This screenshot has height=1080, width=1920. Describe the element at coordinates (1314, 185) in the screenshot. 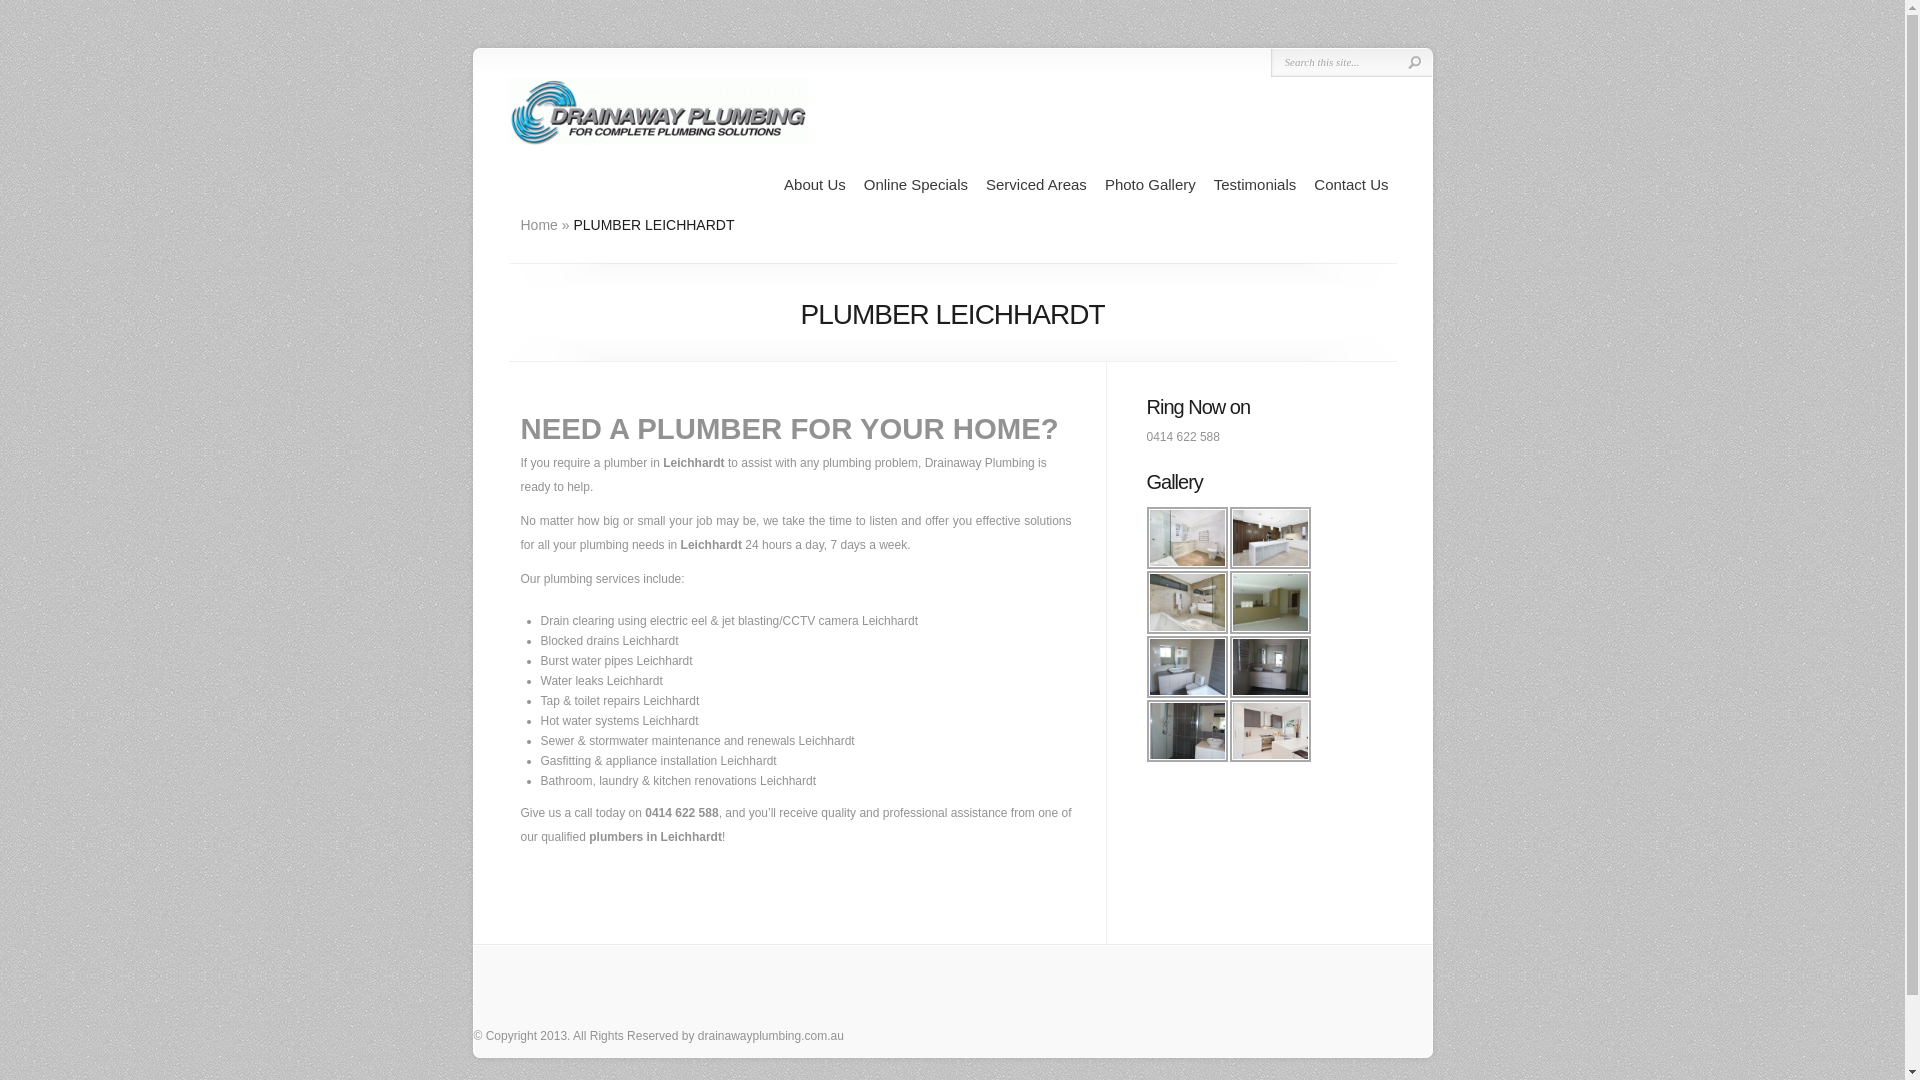

I see `'Contact Us'` at that location.